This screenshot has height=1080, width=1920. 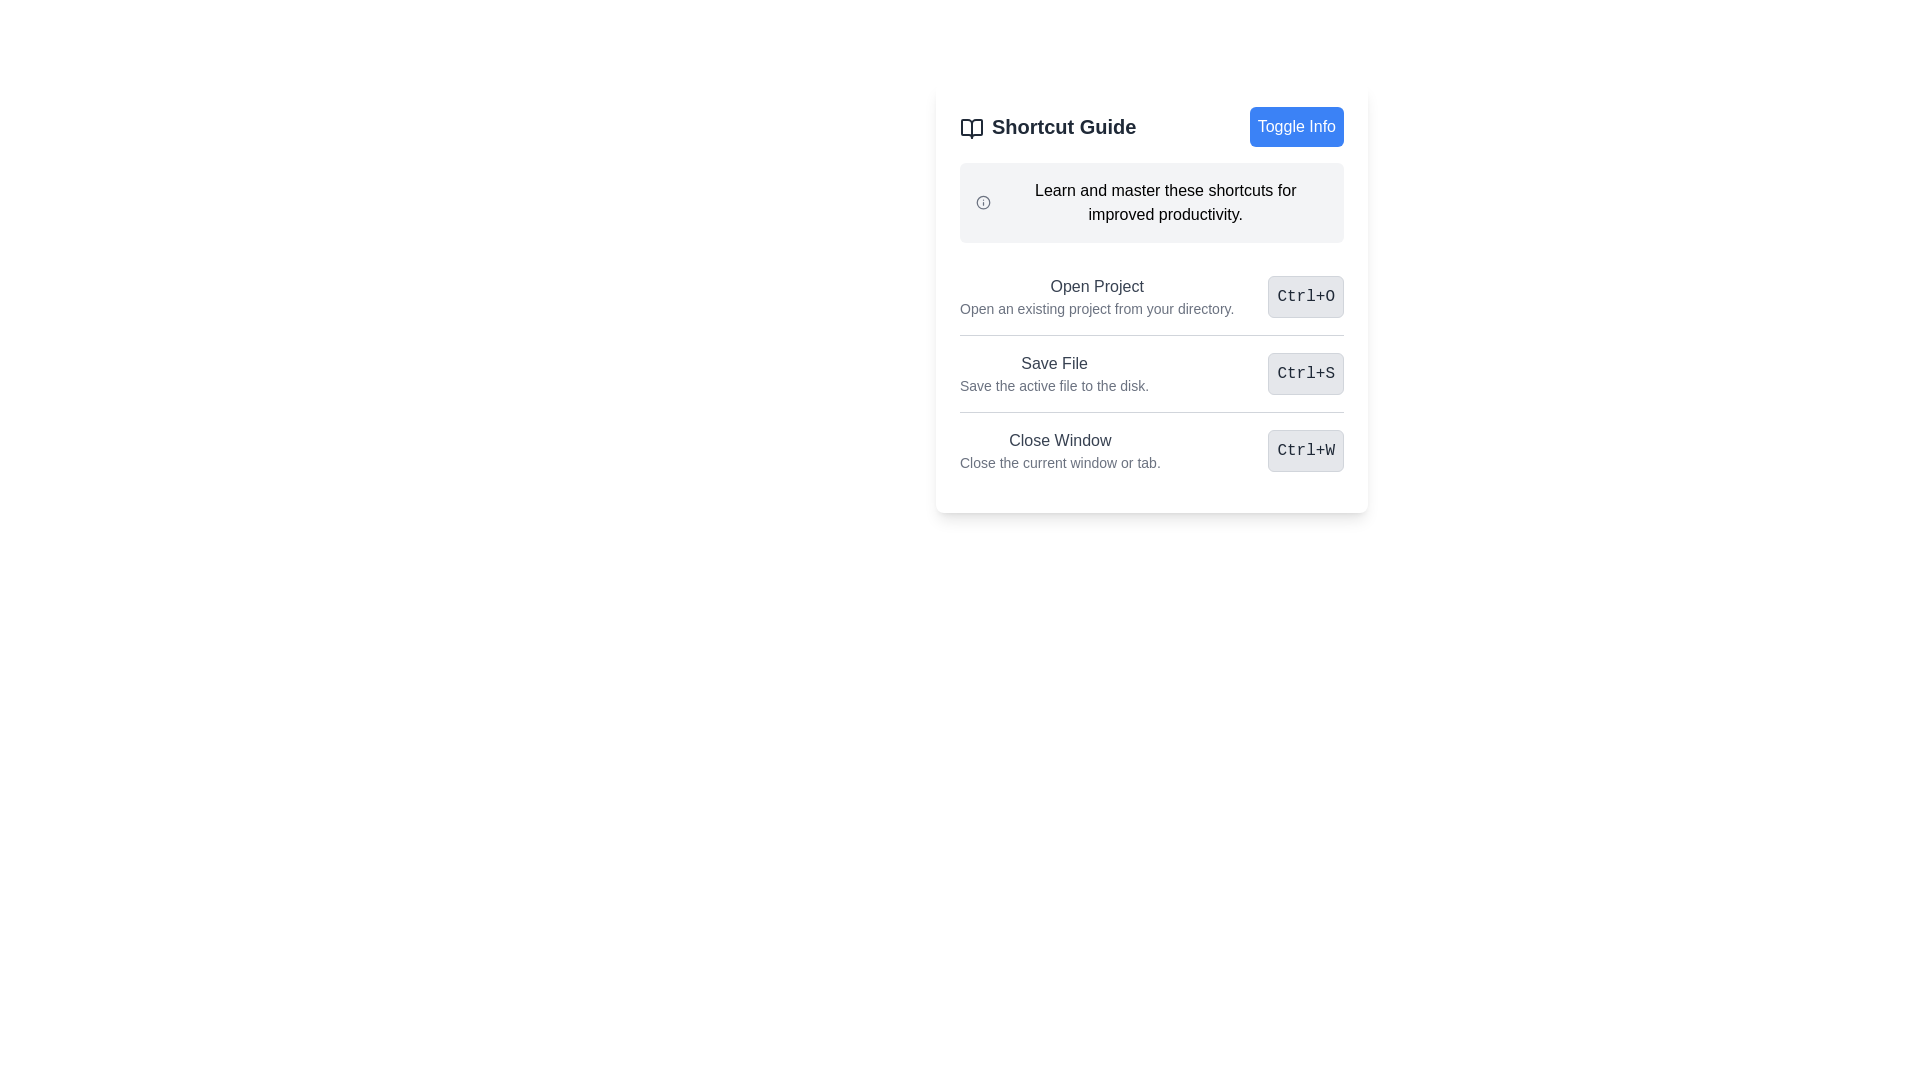 What do you see at coordinates (1053, 374) in the screenshot?
I see `the 'Save File' textual description component, which is centrally aligned in the 'Shortcut Guide' modal, positioned between 'Open Project' and 'Close Window.'` at bounding box center [1053, 374].